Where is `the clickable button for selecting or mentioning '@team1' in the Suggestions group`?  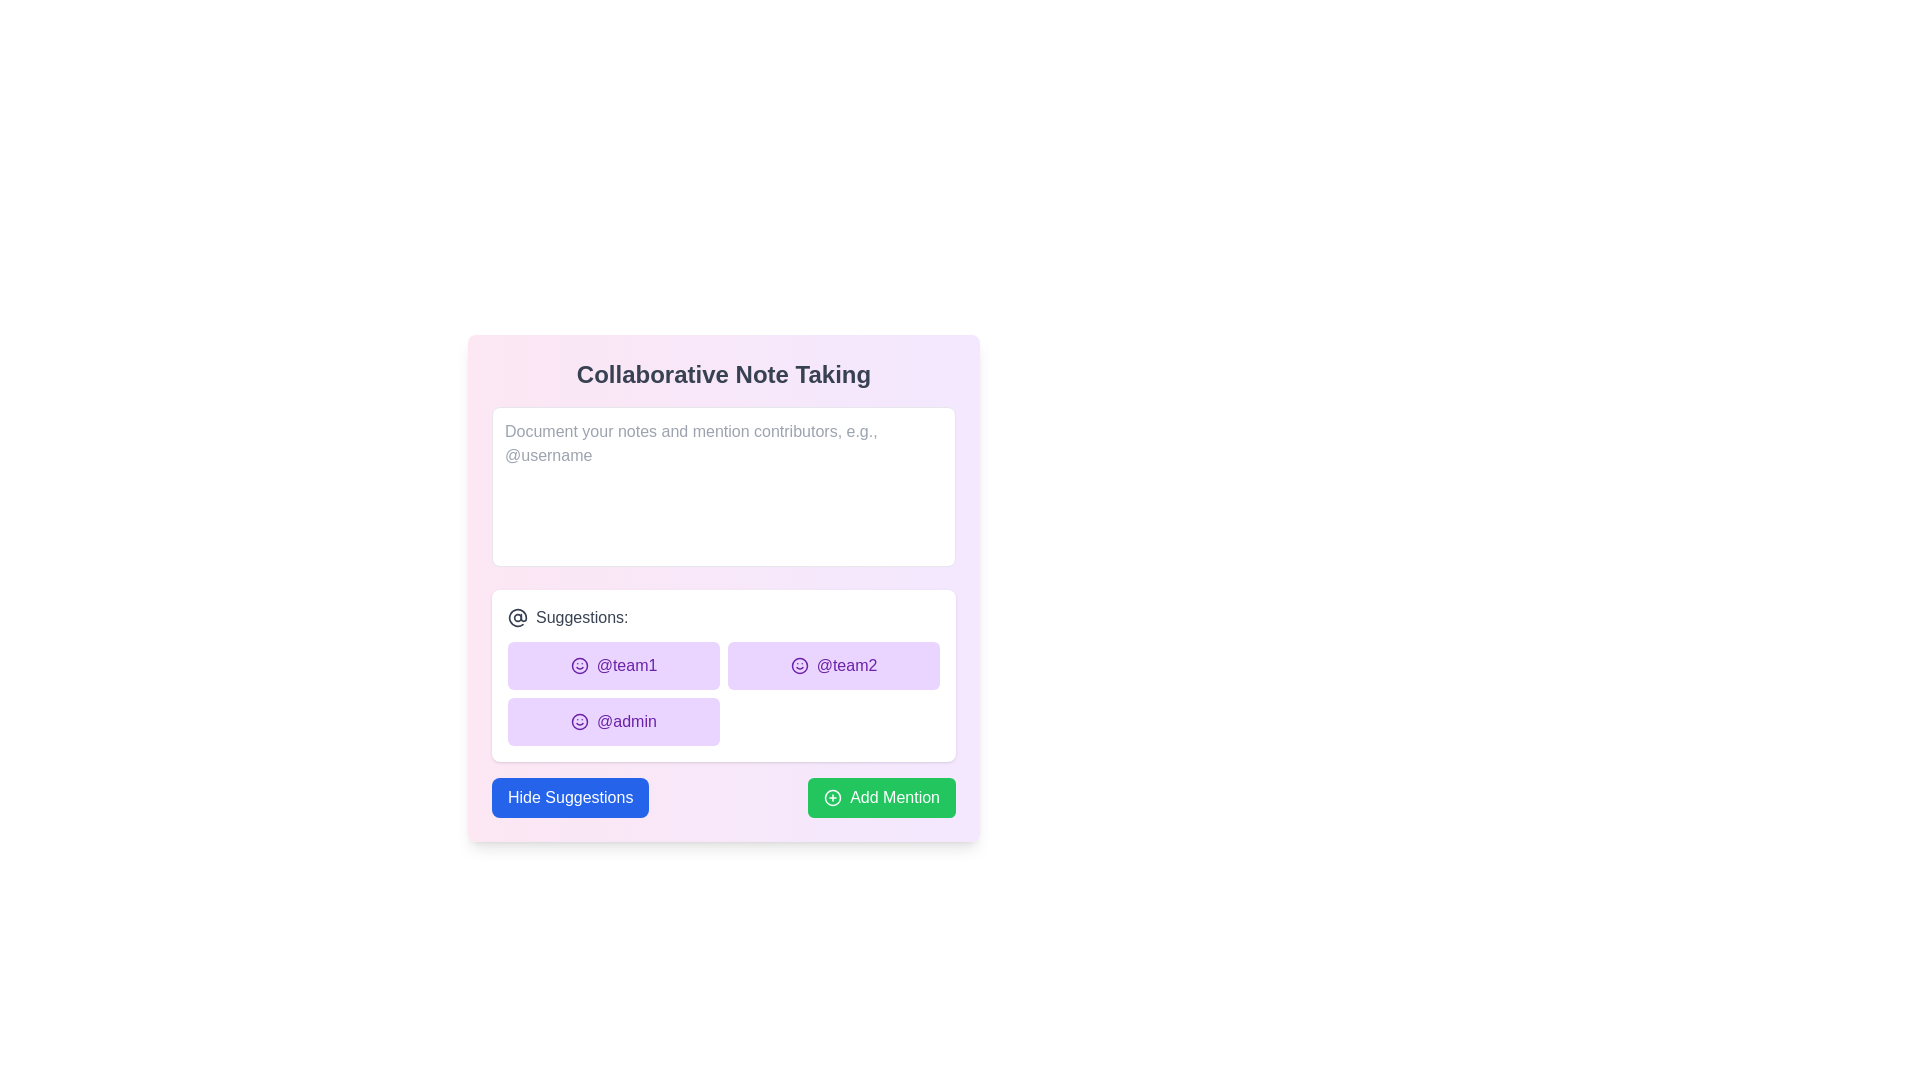
the clickable button for selecting or mentioning '@team1' in the Suggestions group is located at coordinates (613, 666).